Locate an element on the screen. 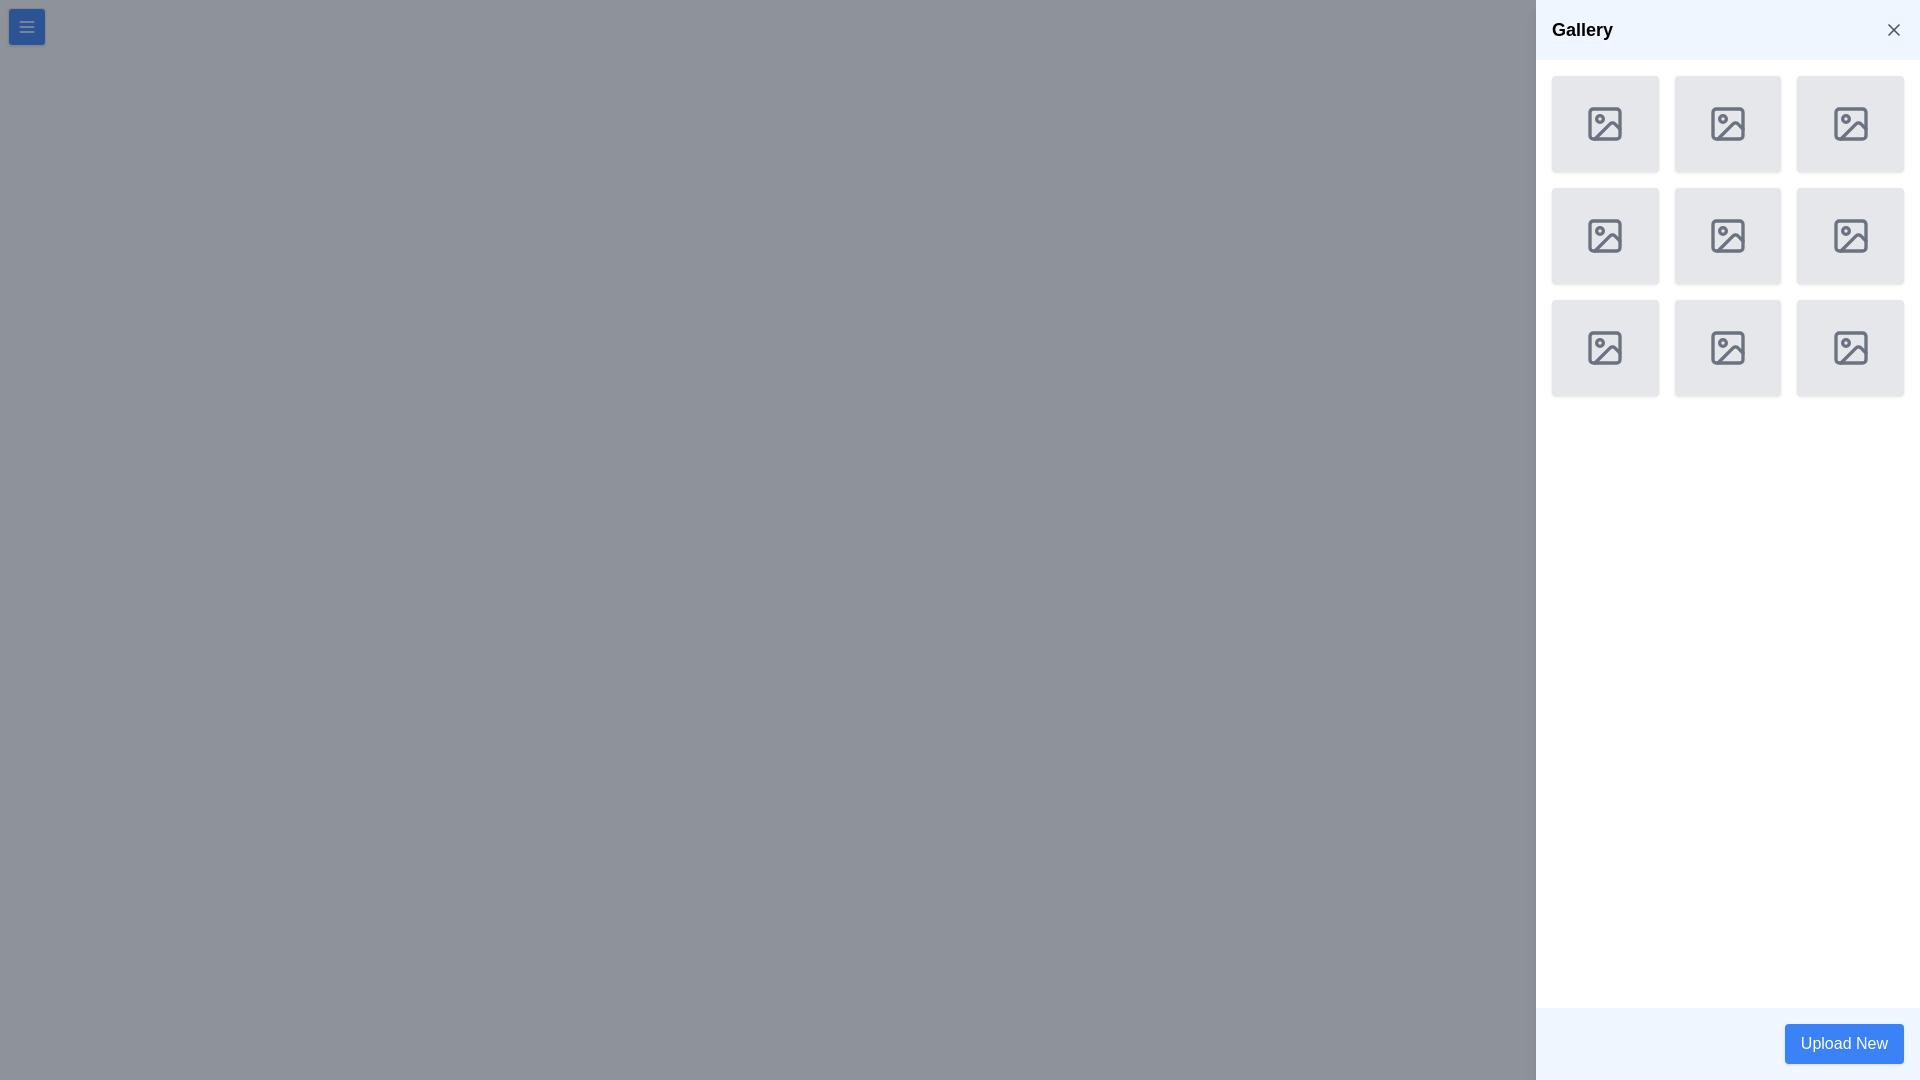  the 'Gallery' text label, which serves as a title indicating the purpose of the current section or page, located in the header bar section towards the left is located at coordinates (1581, 30).